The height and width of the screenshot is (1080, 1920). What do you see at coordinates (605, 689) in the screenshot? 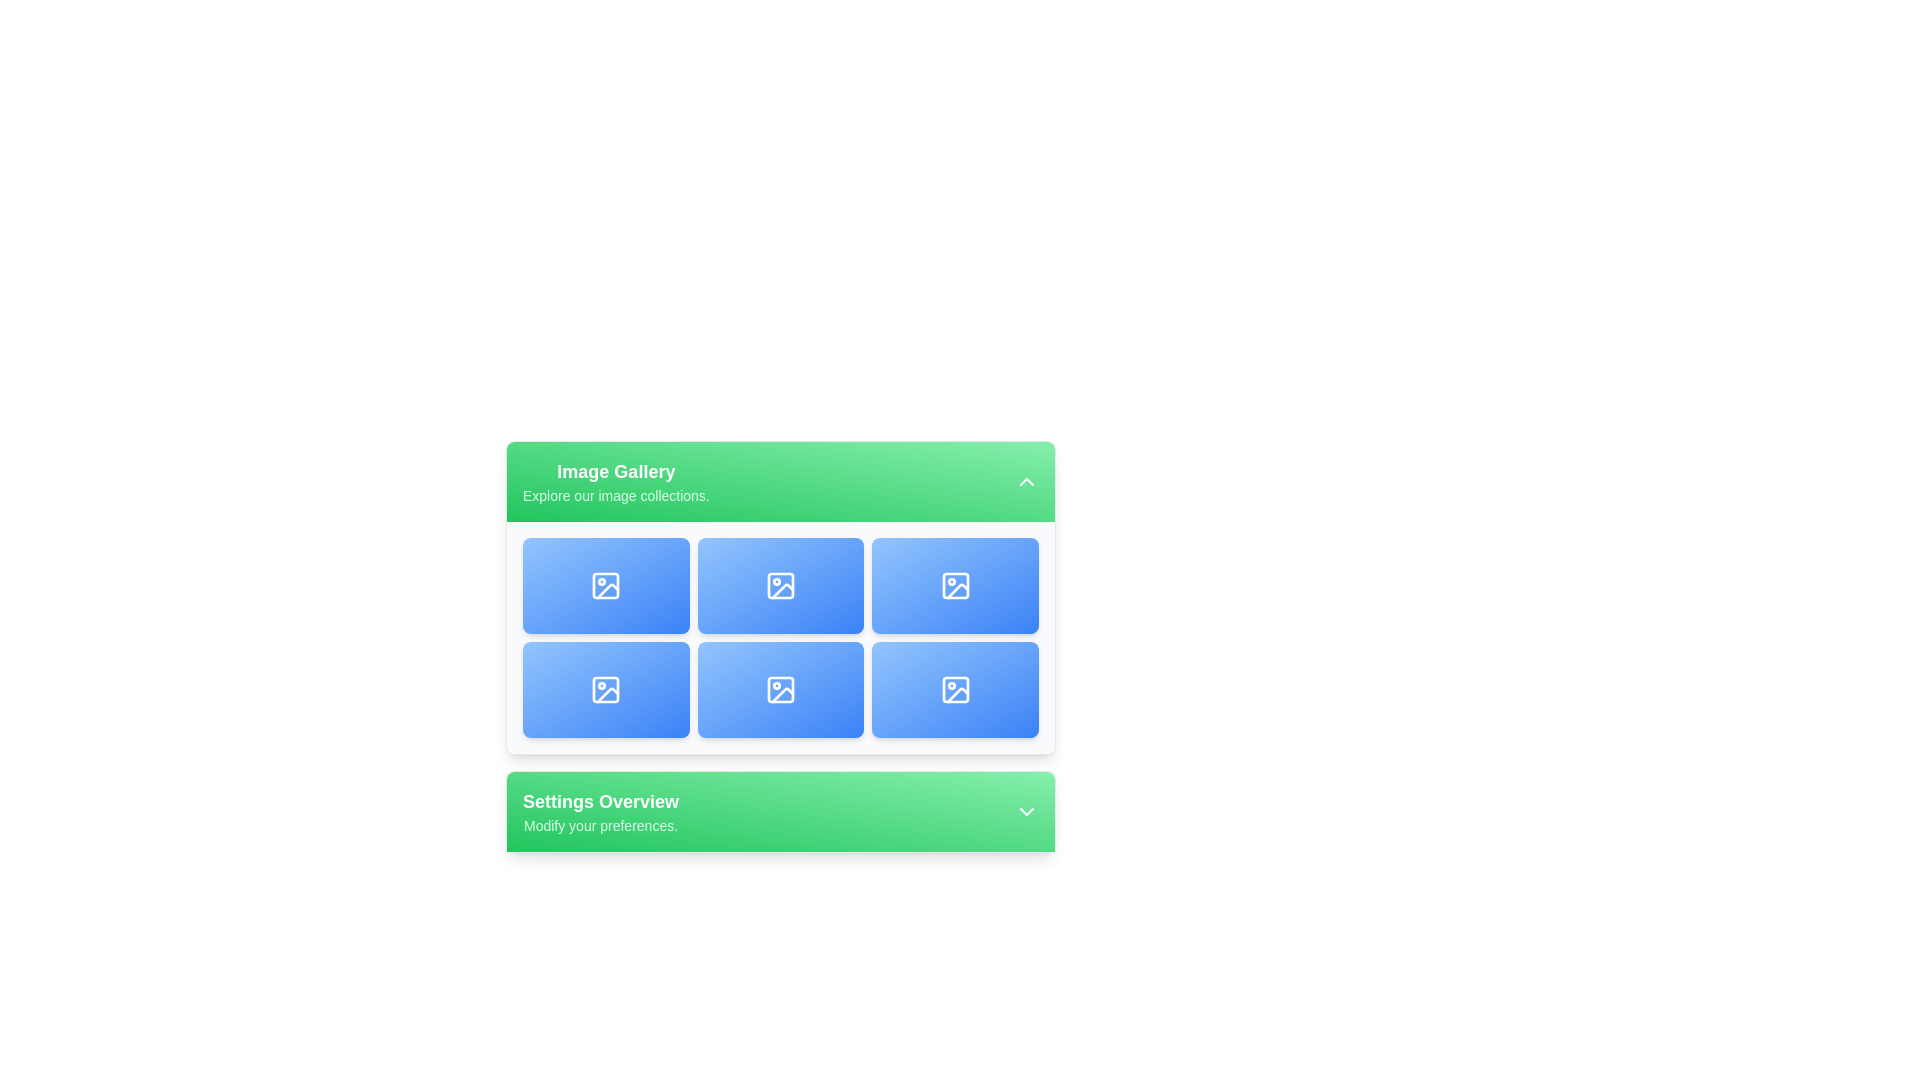
I see `the small rectangular icon with rounded corners that has a white border and a blue background, located in the bottom-left tile of the image gallery` at bounding box center [605, 689].